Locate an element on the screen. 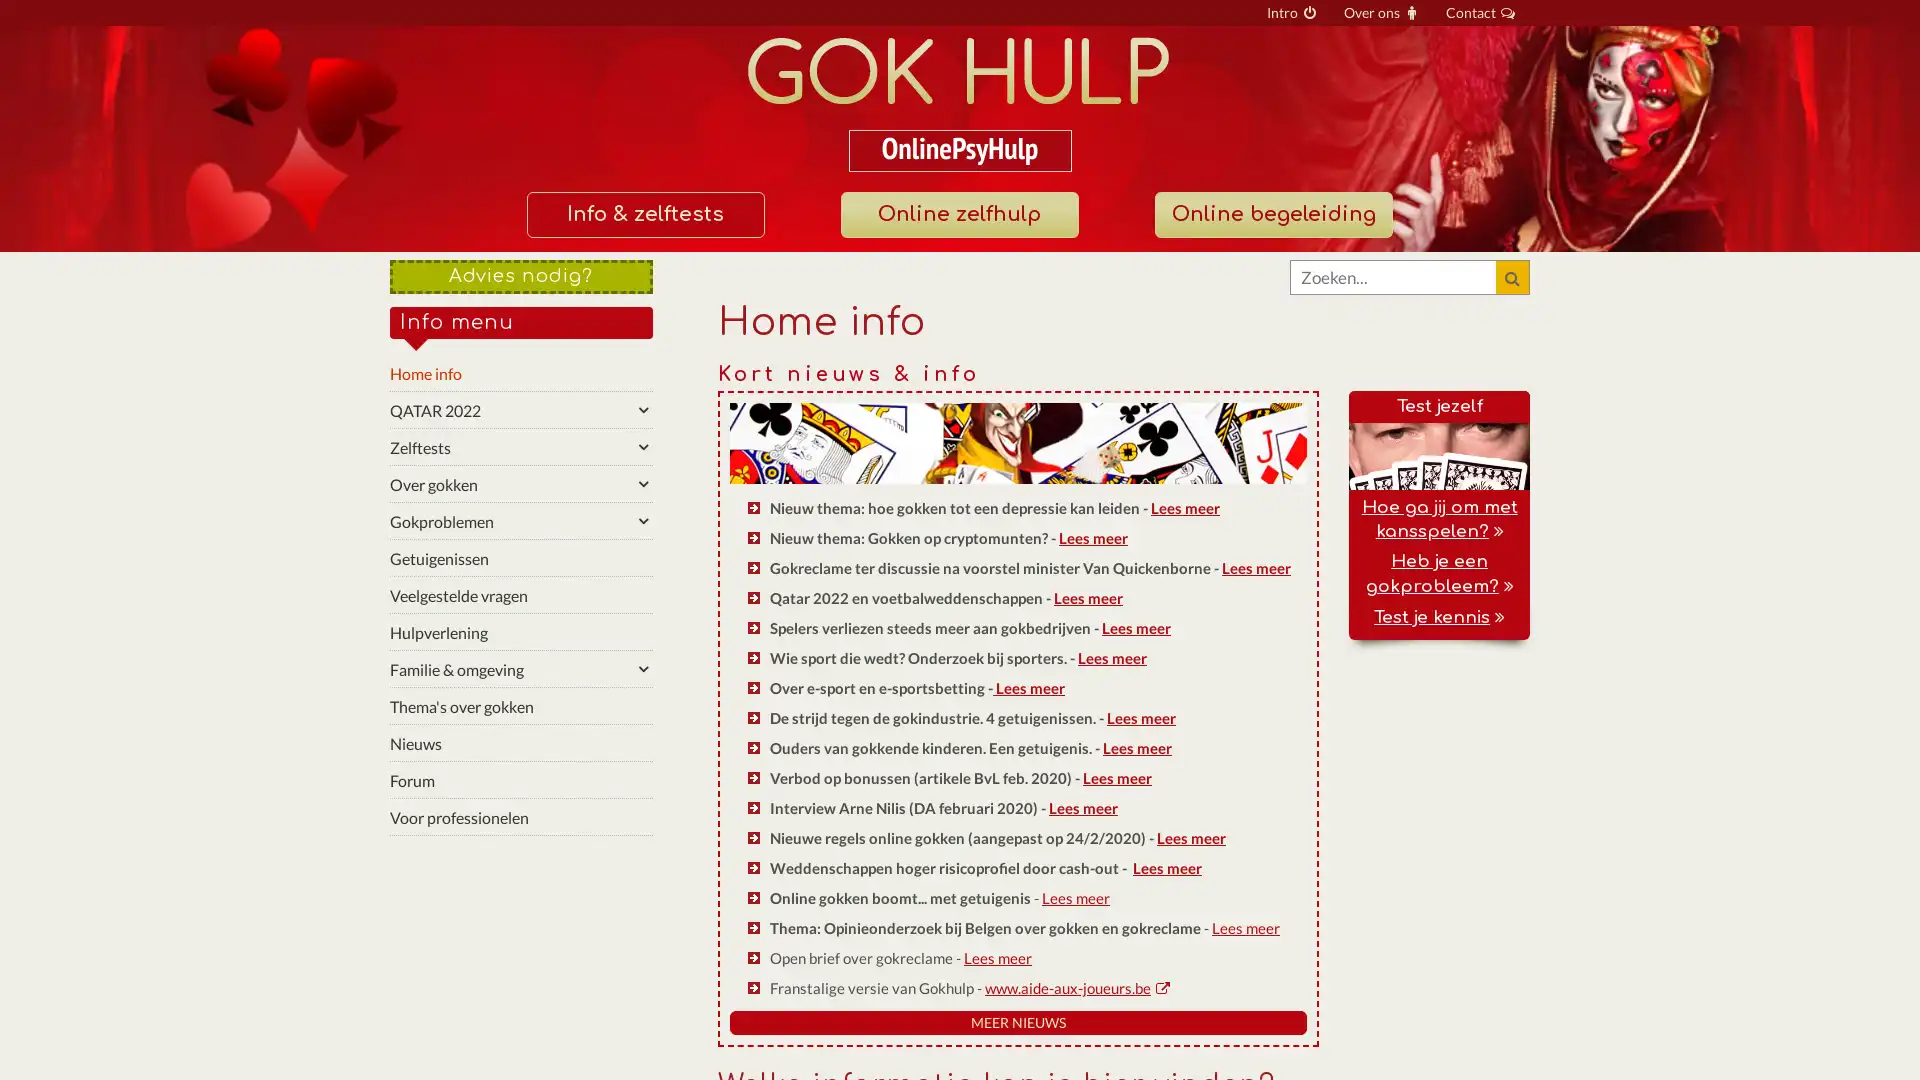 This screenshot has width=1920, height=1080. Online zelfhulp is located at coordinates (958, 215).